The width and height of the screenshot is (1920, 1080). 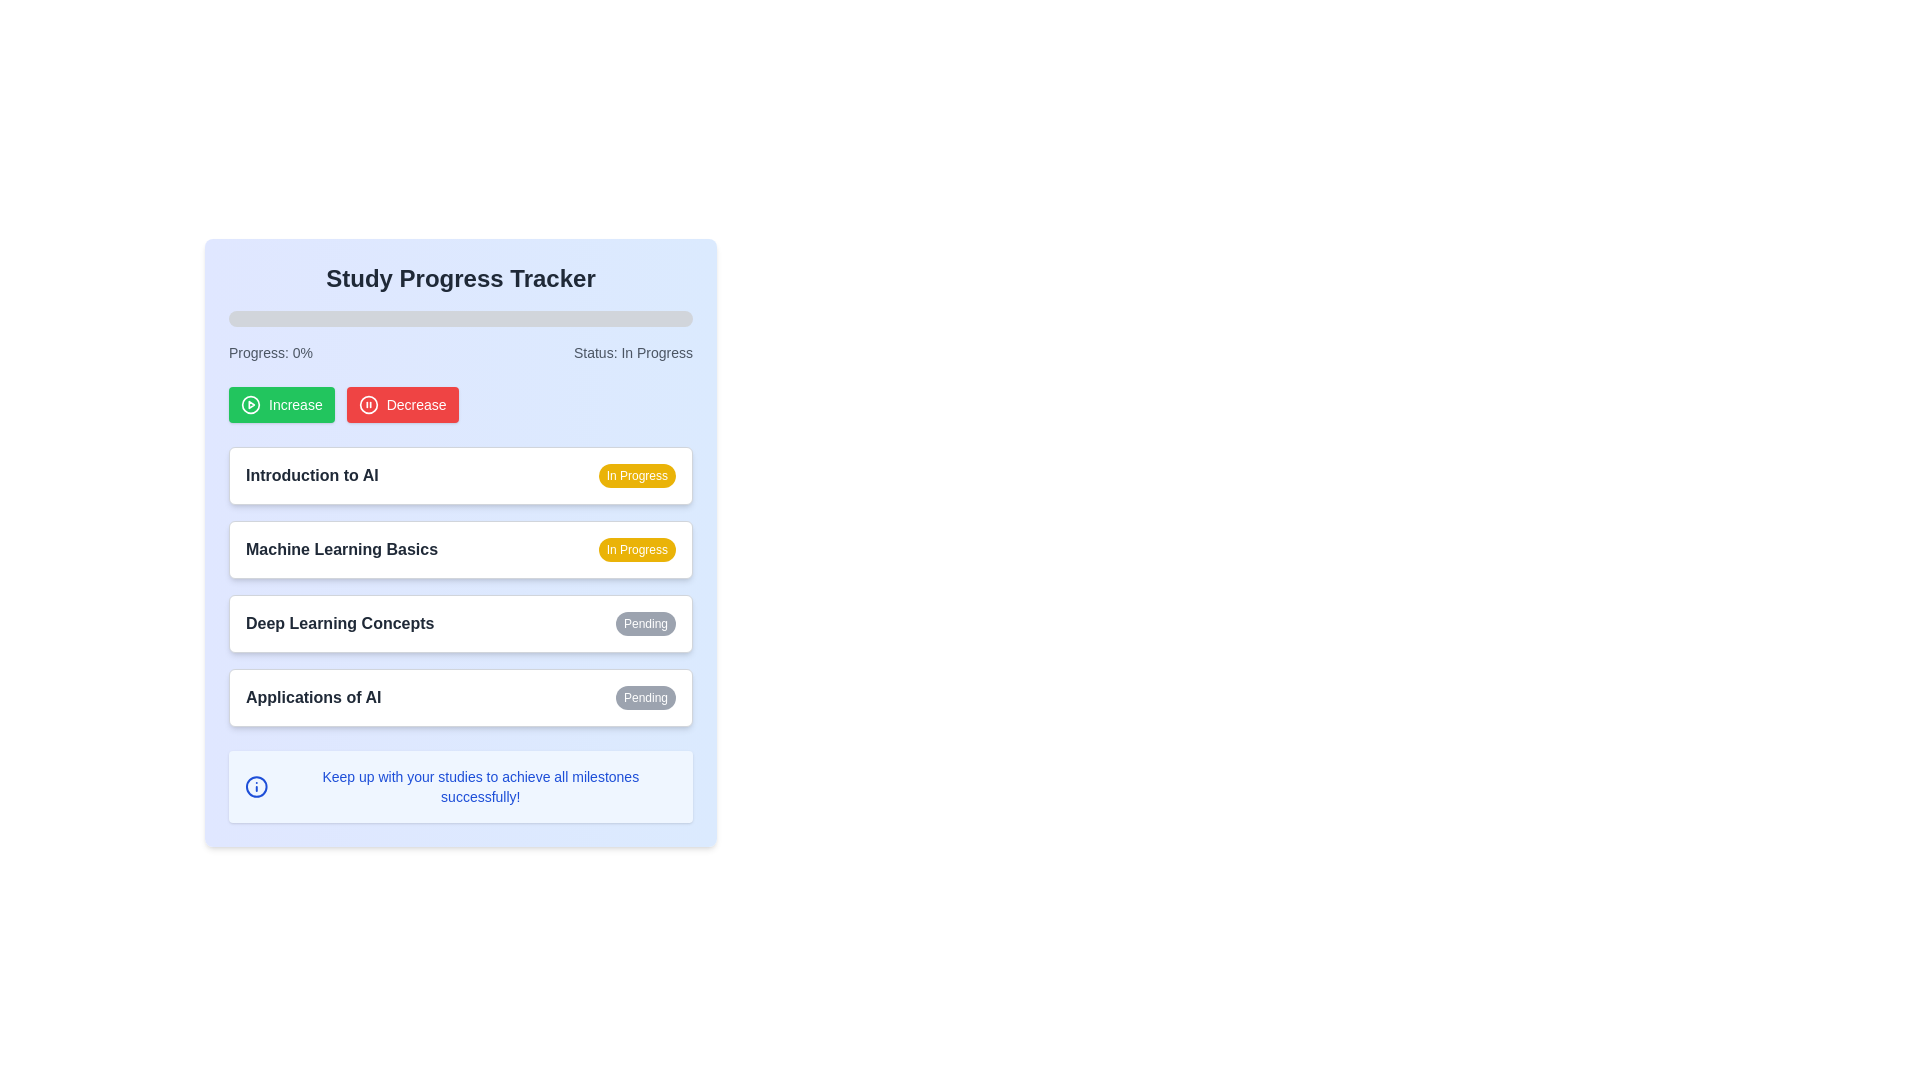 I want to click on the clickable list item labeled 'Deep Learning Concepts', so click(x=459, y=623).